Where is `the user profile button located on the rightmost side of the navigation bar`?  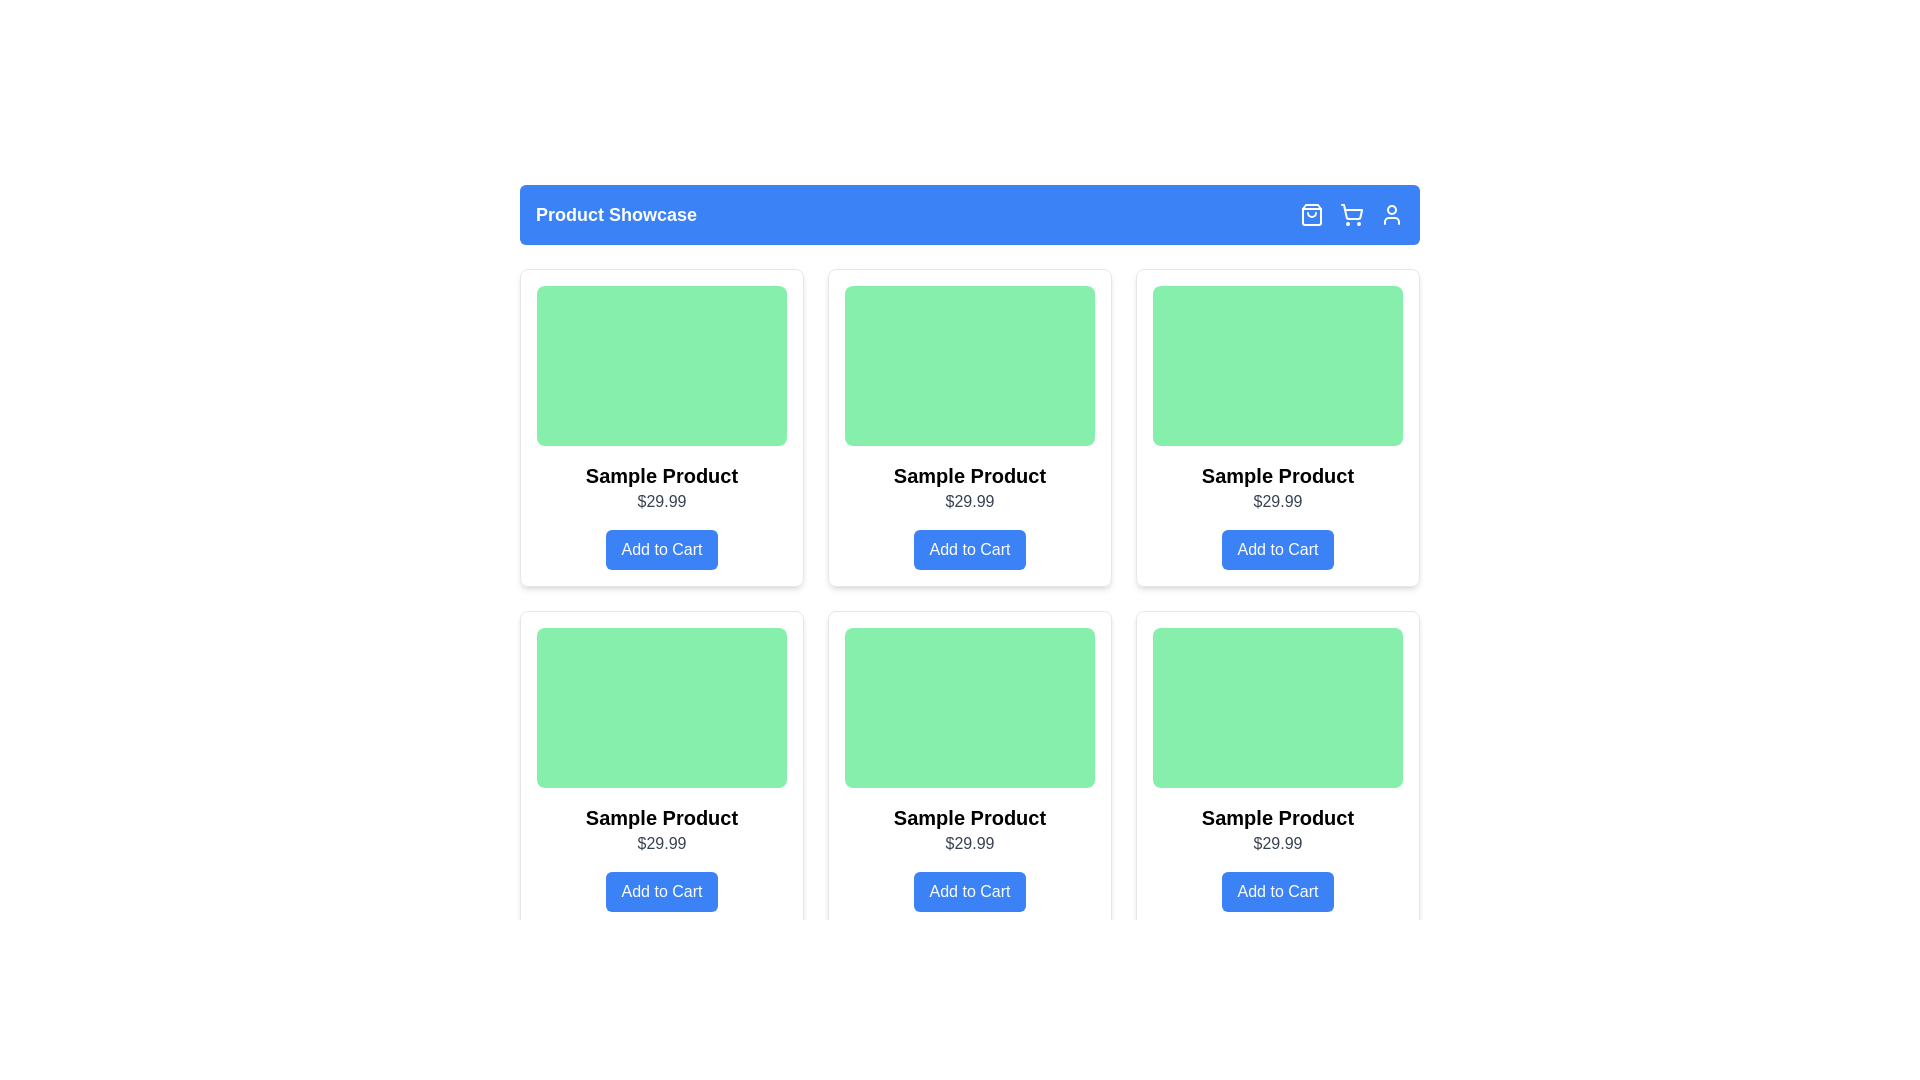 the user profile button located on the rightmost side of the navigation bar is located at coordinates (1391, 215).